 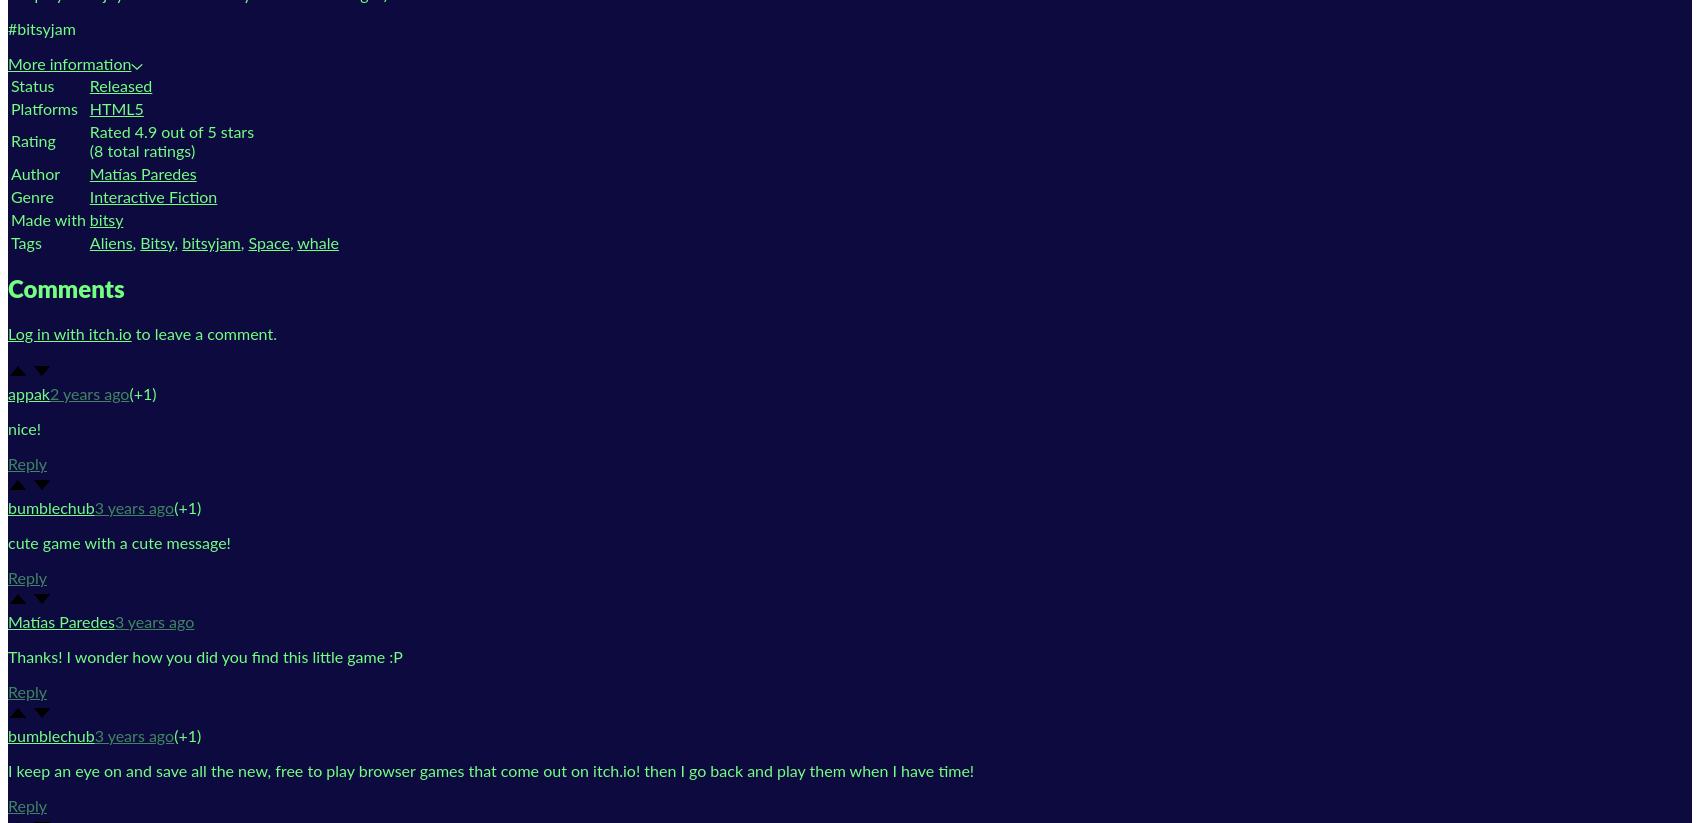 What do you see at coordinates (89, 107) in the screenshot?
I see `'HTML5'` at bounding box center [89, 107].